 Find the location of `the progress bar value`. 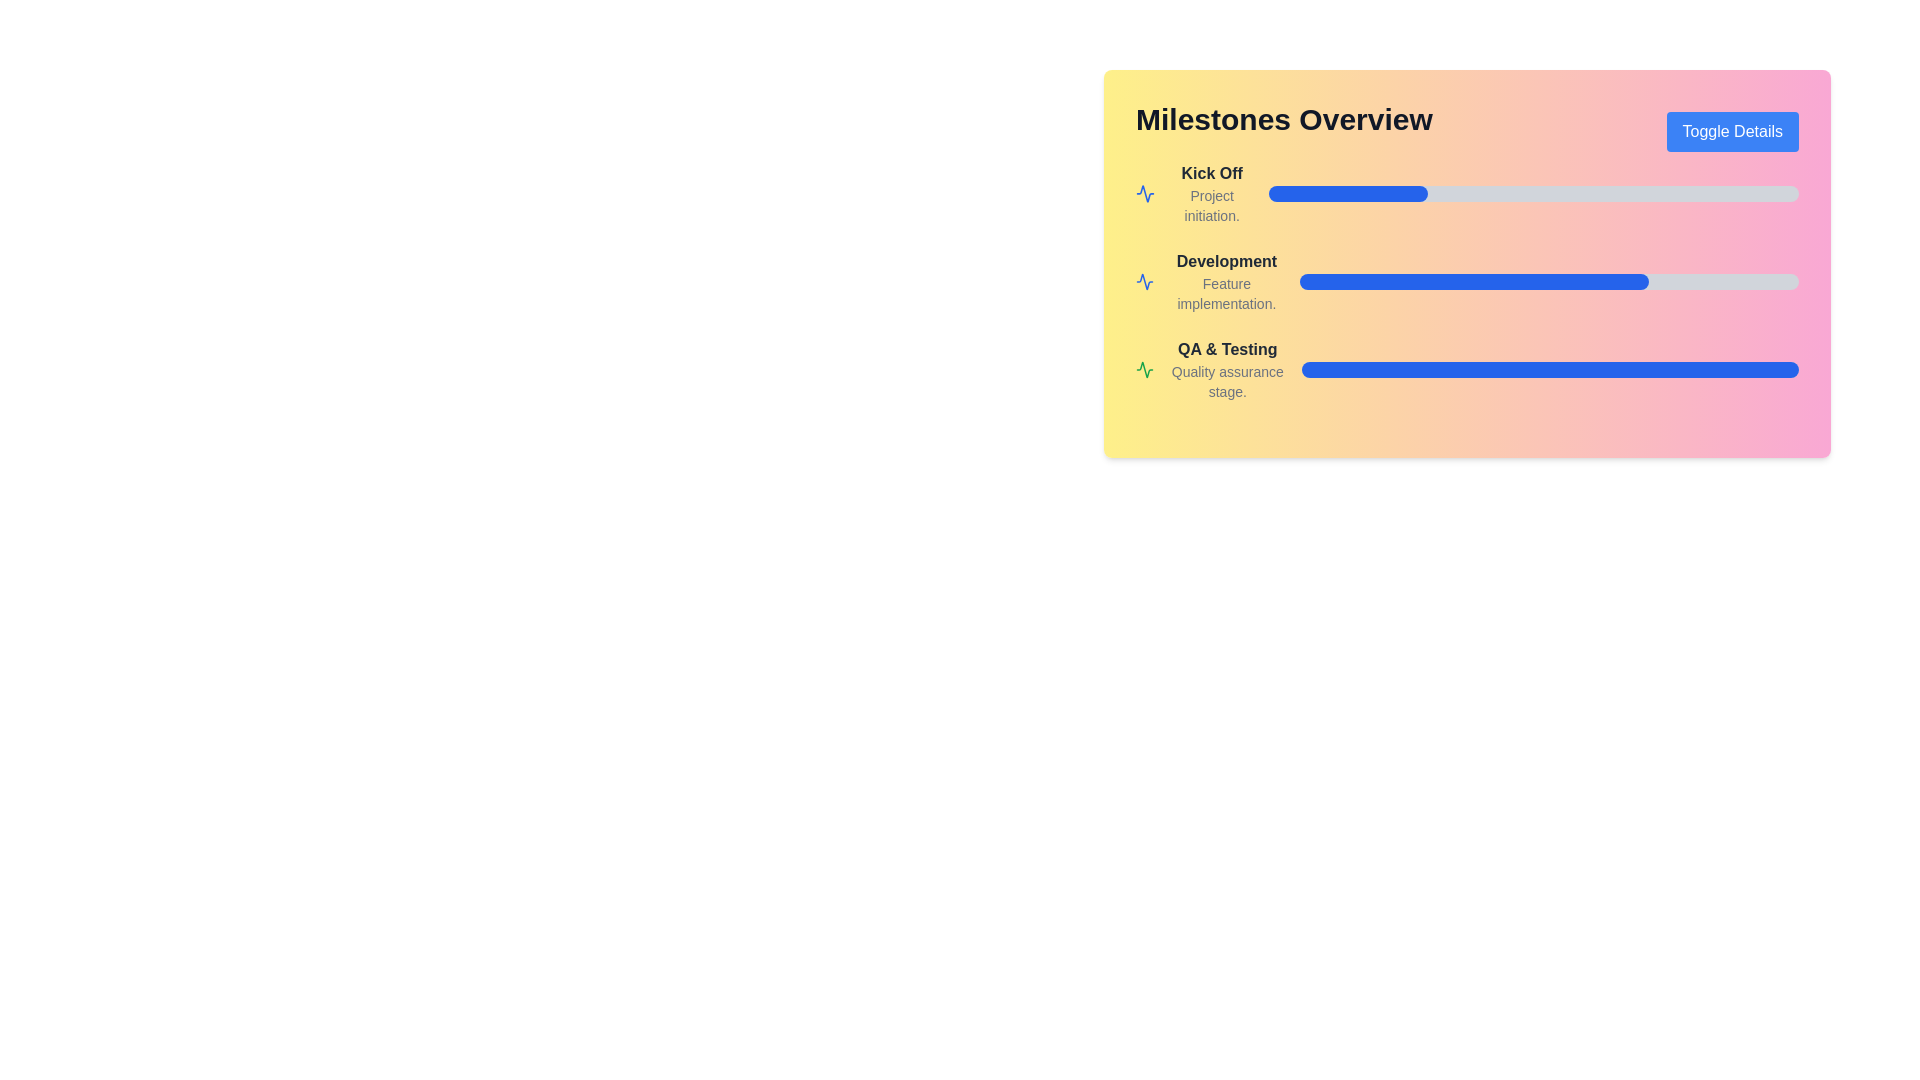

the progress bar value is located at coordinates (1475, 370).